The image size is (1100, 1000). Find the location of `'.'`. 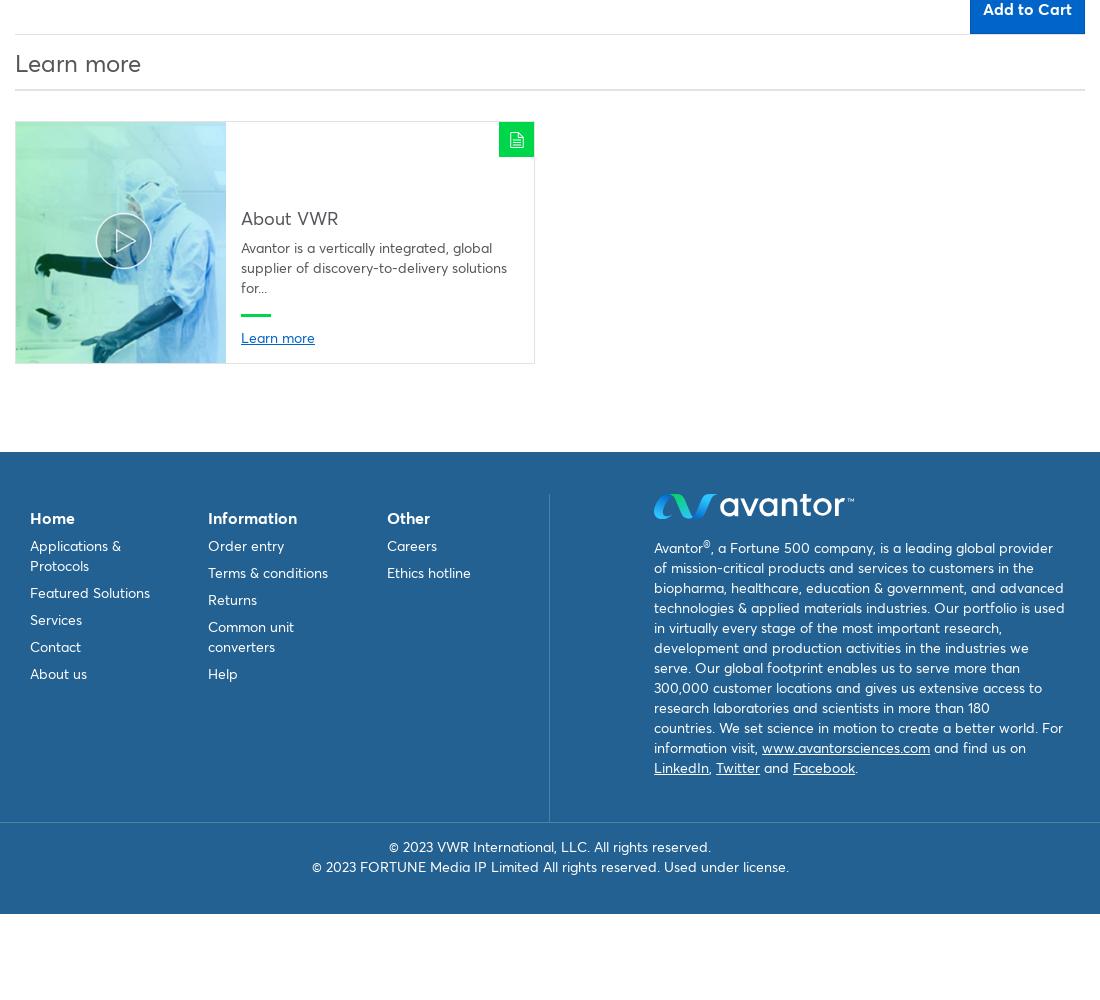

'.' is located at coordinates (854, 768).